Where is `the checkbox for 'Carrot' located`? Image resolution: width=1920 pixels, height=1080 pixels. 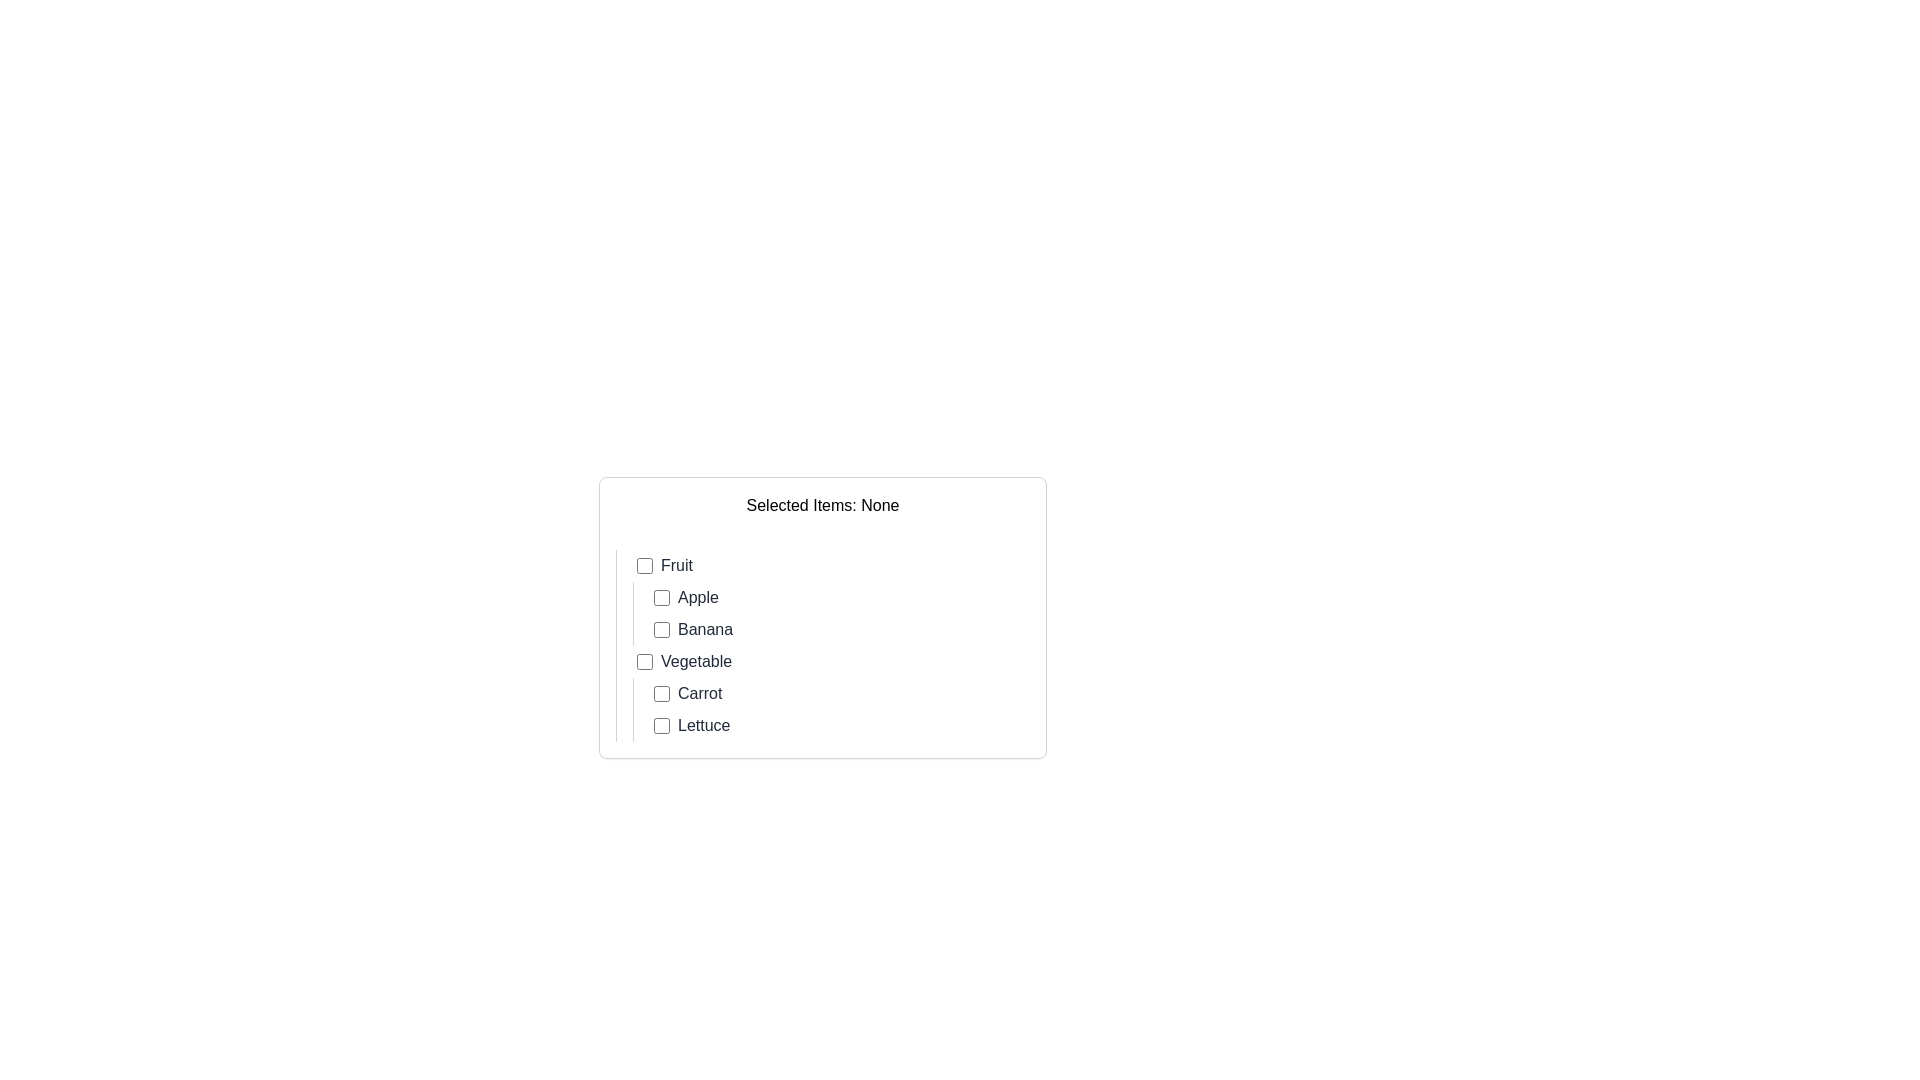
the checkbox for 'Carrot' located is located at coordinates (840, 693).